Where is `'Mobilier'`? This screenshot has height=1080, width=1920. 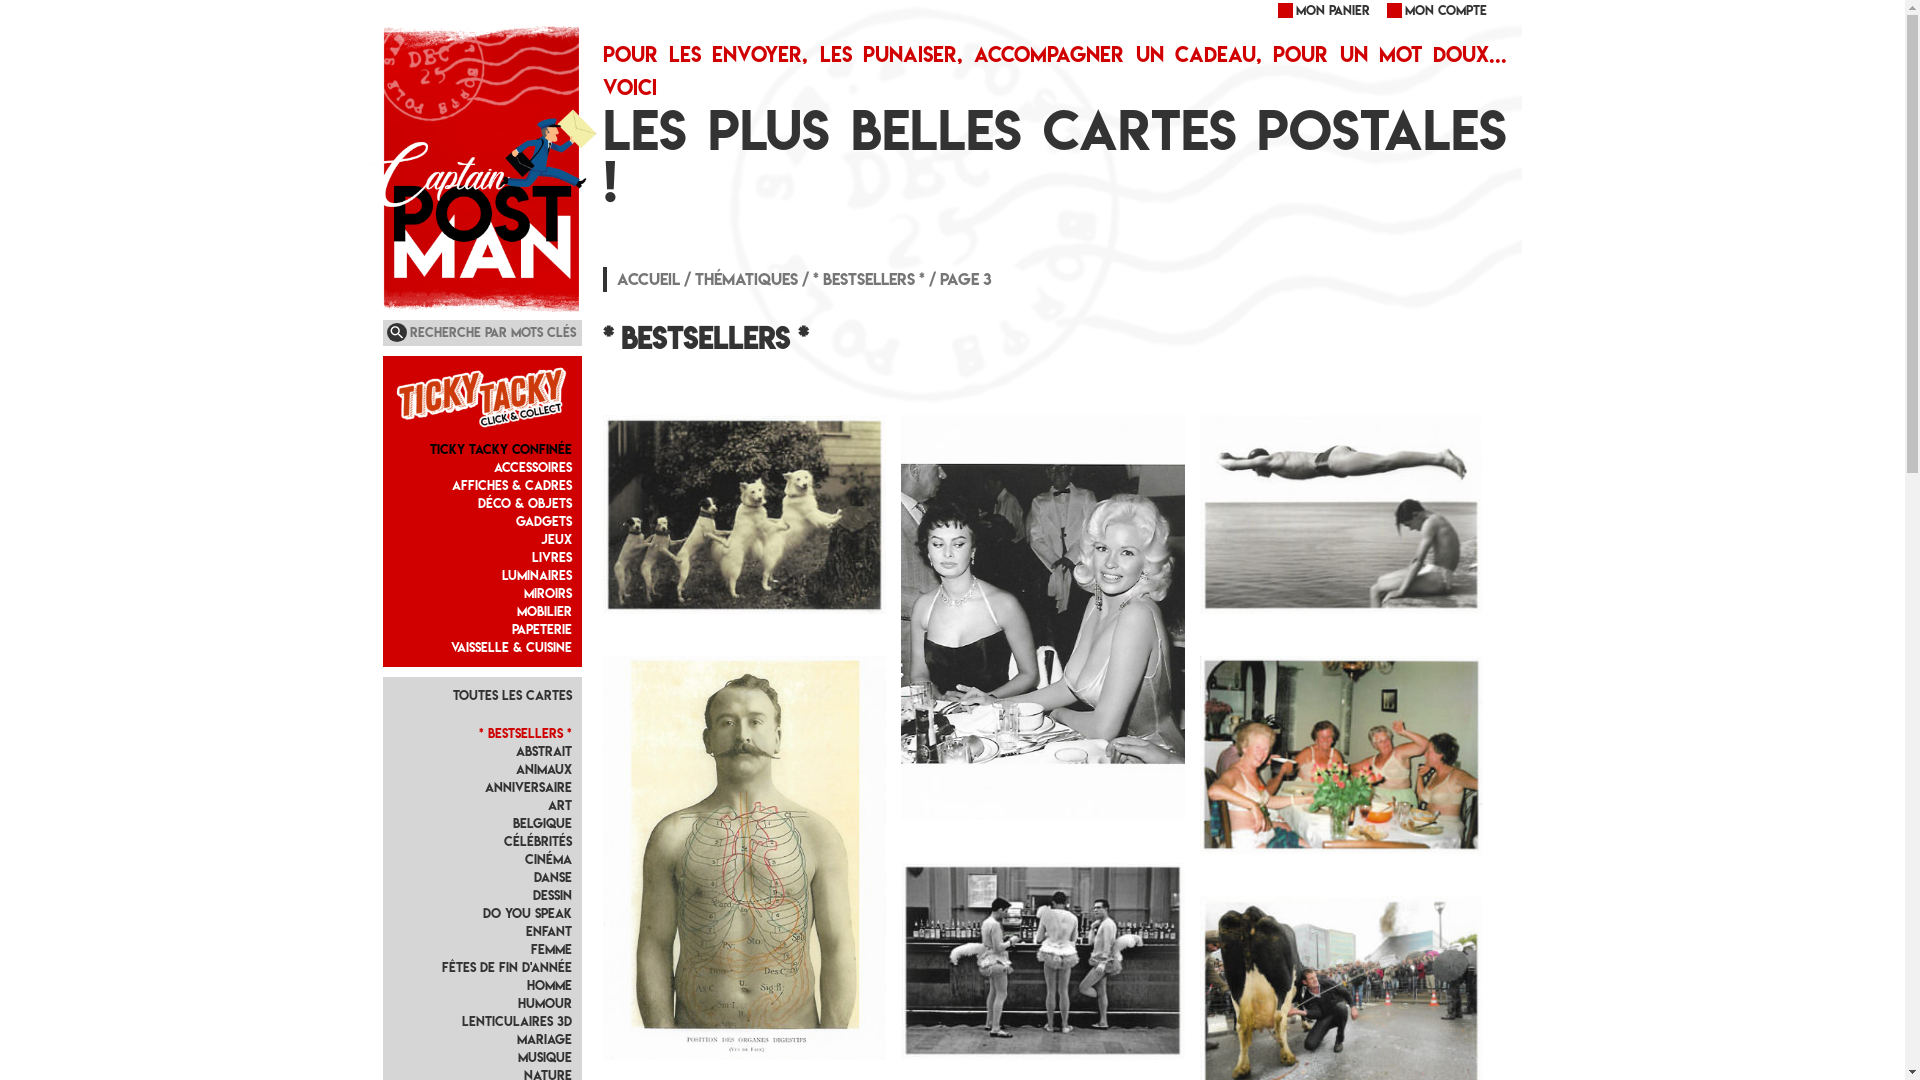 'Mobilier' is located at coordinates (517, 610).